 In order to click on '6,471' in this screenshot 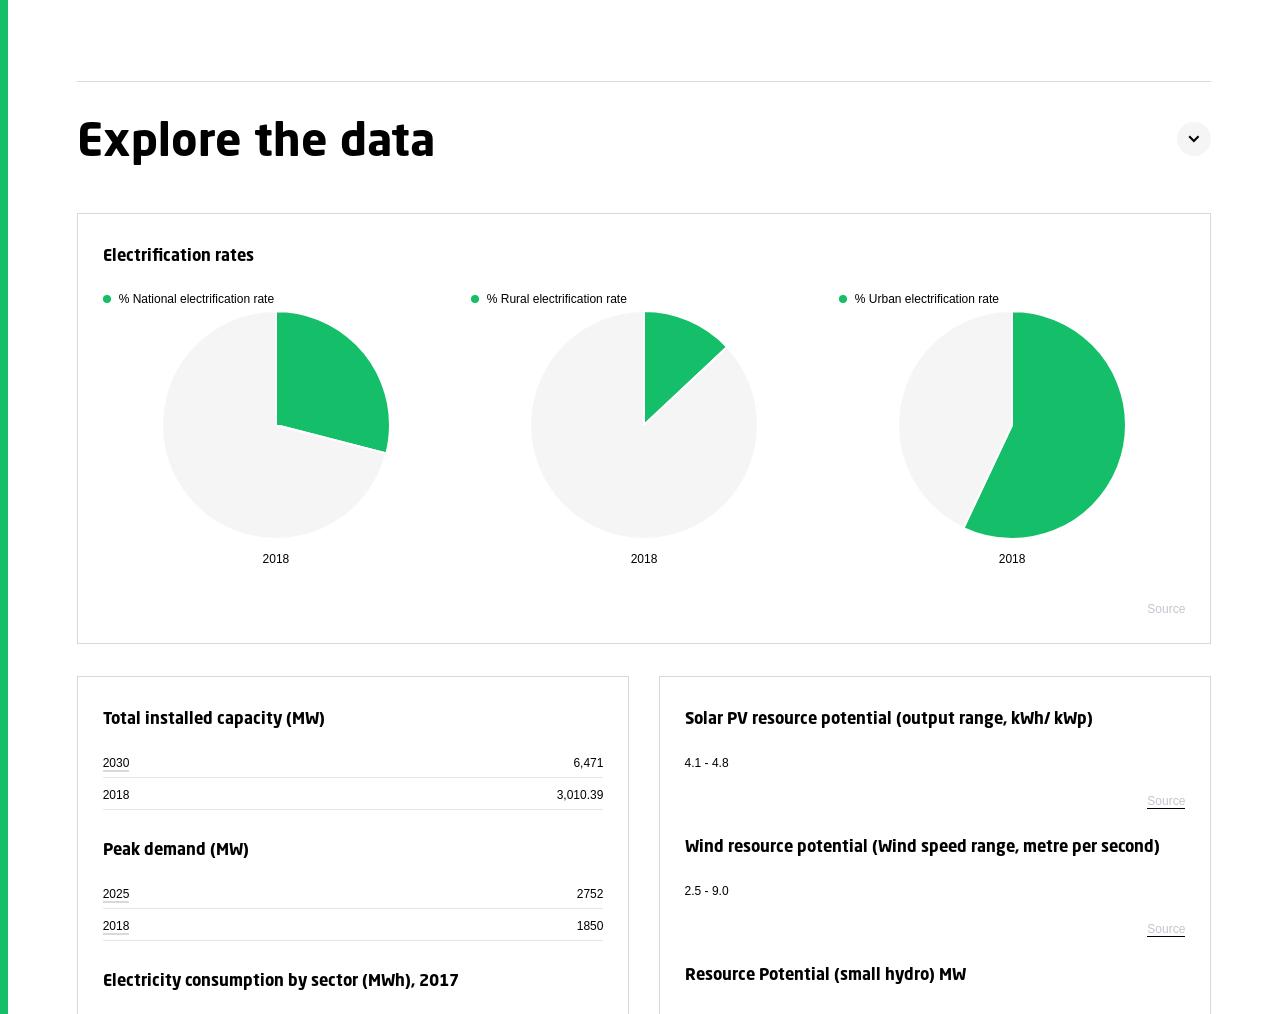, I will do `click(572, 762)`.